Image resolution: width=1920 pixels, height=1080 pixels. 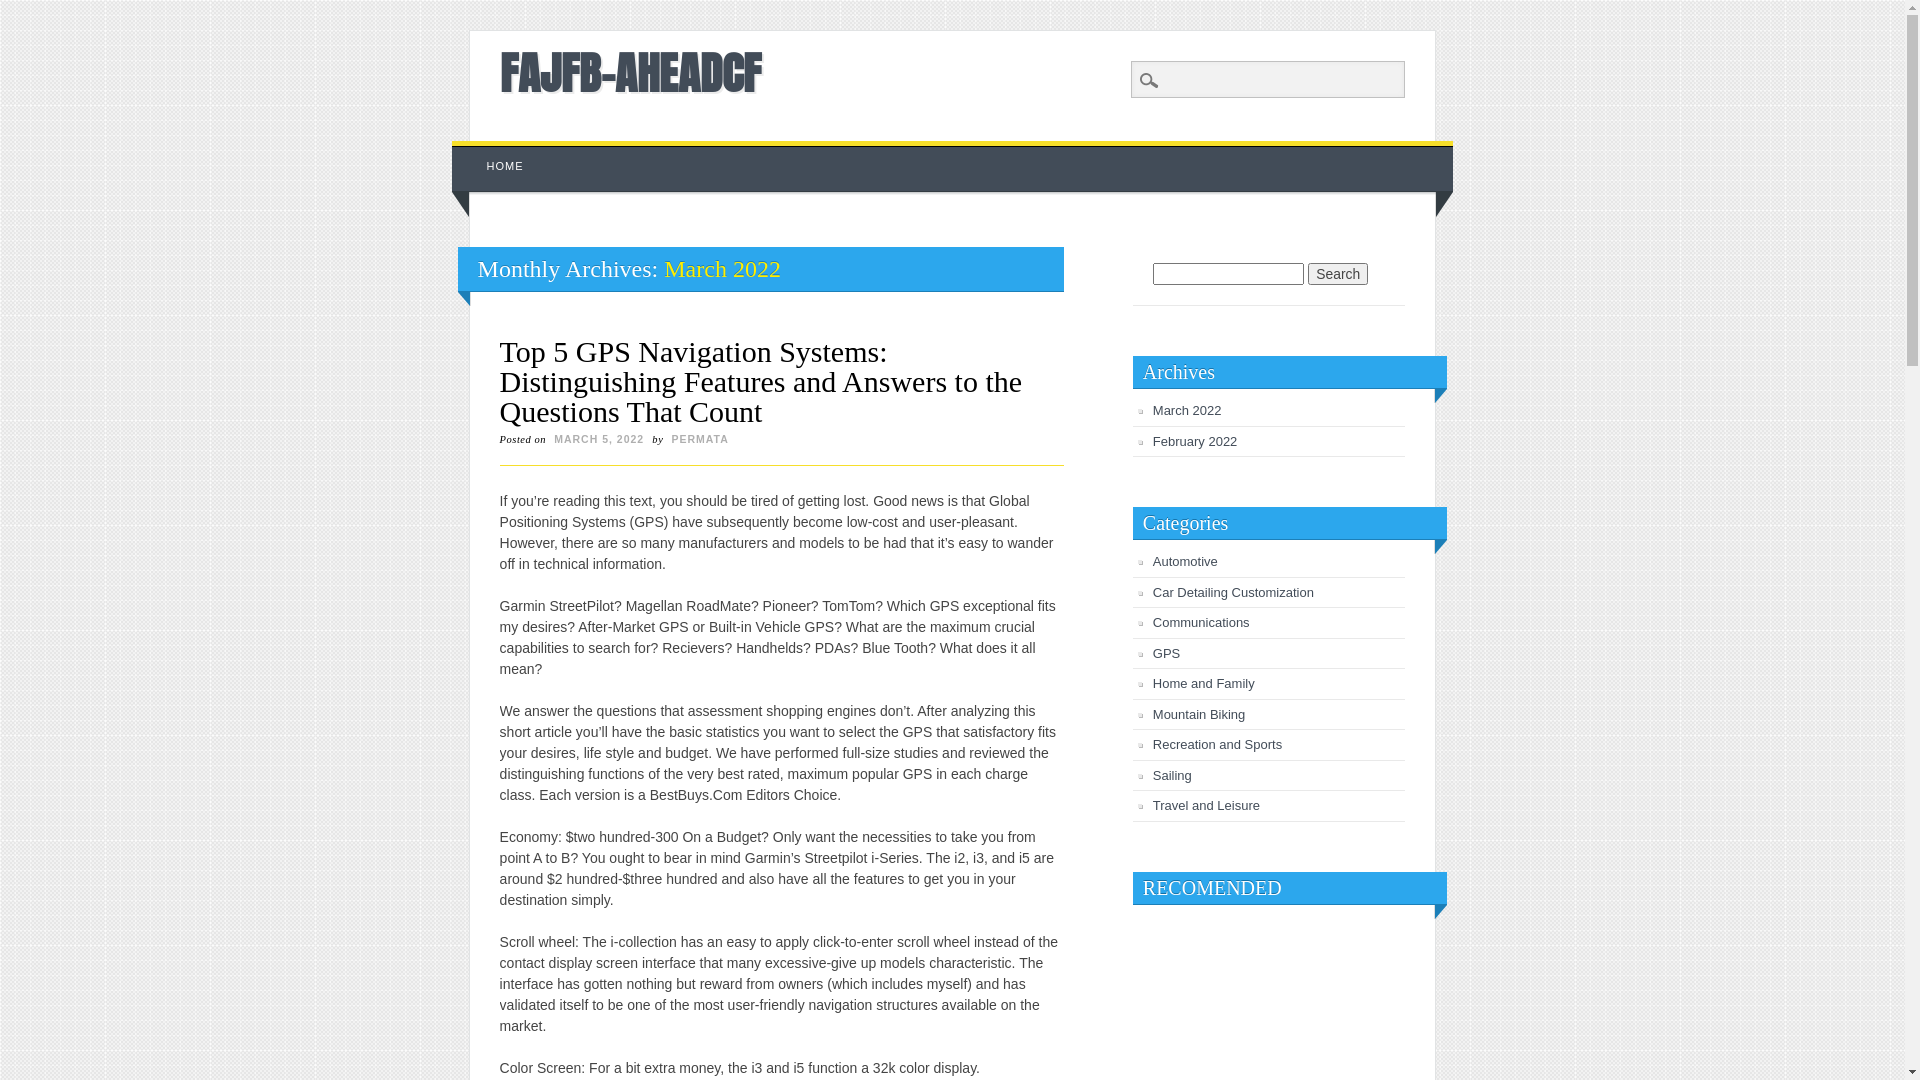 I want to click on 'Search', so click(x=1338, y=273).